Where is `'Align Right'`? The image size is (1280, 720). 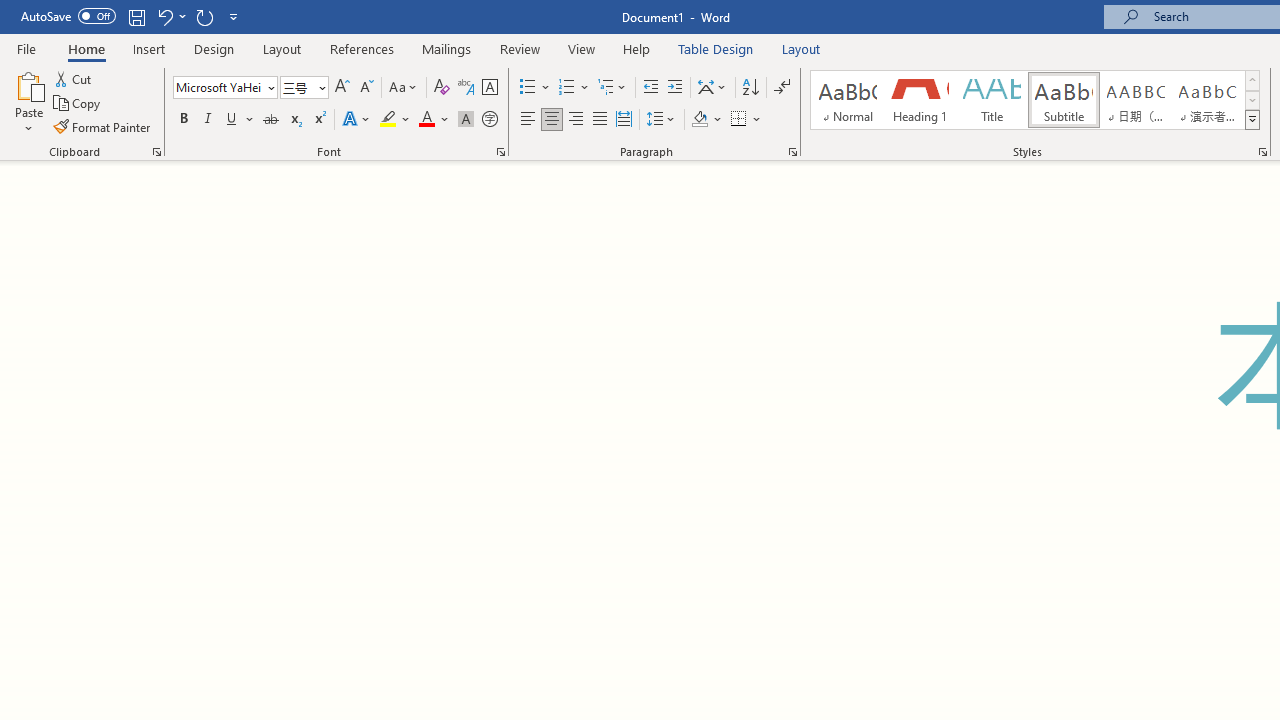 'Align Right' is located at coordinates (575, 119).